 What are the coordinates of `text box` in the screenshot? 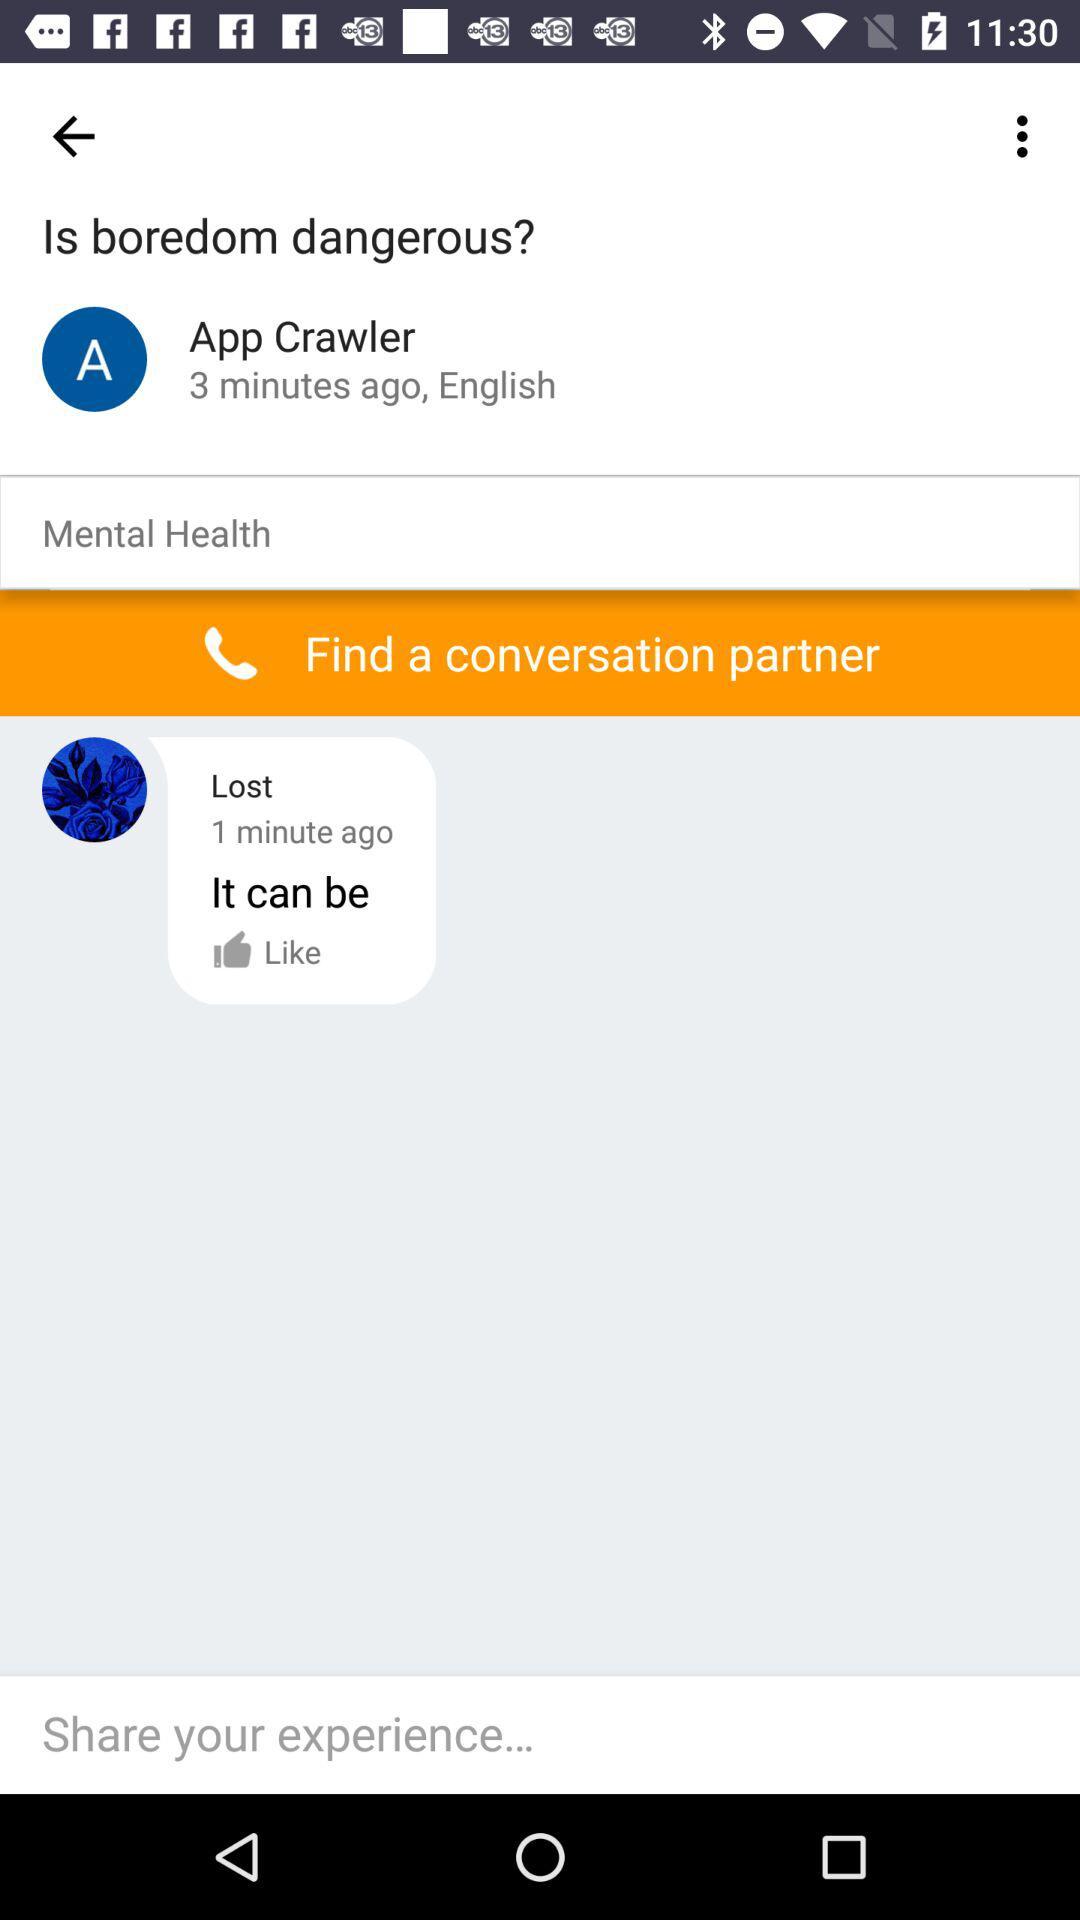 It's located at (550, 1734).